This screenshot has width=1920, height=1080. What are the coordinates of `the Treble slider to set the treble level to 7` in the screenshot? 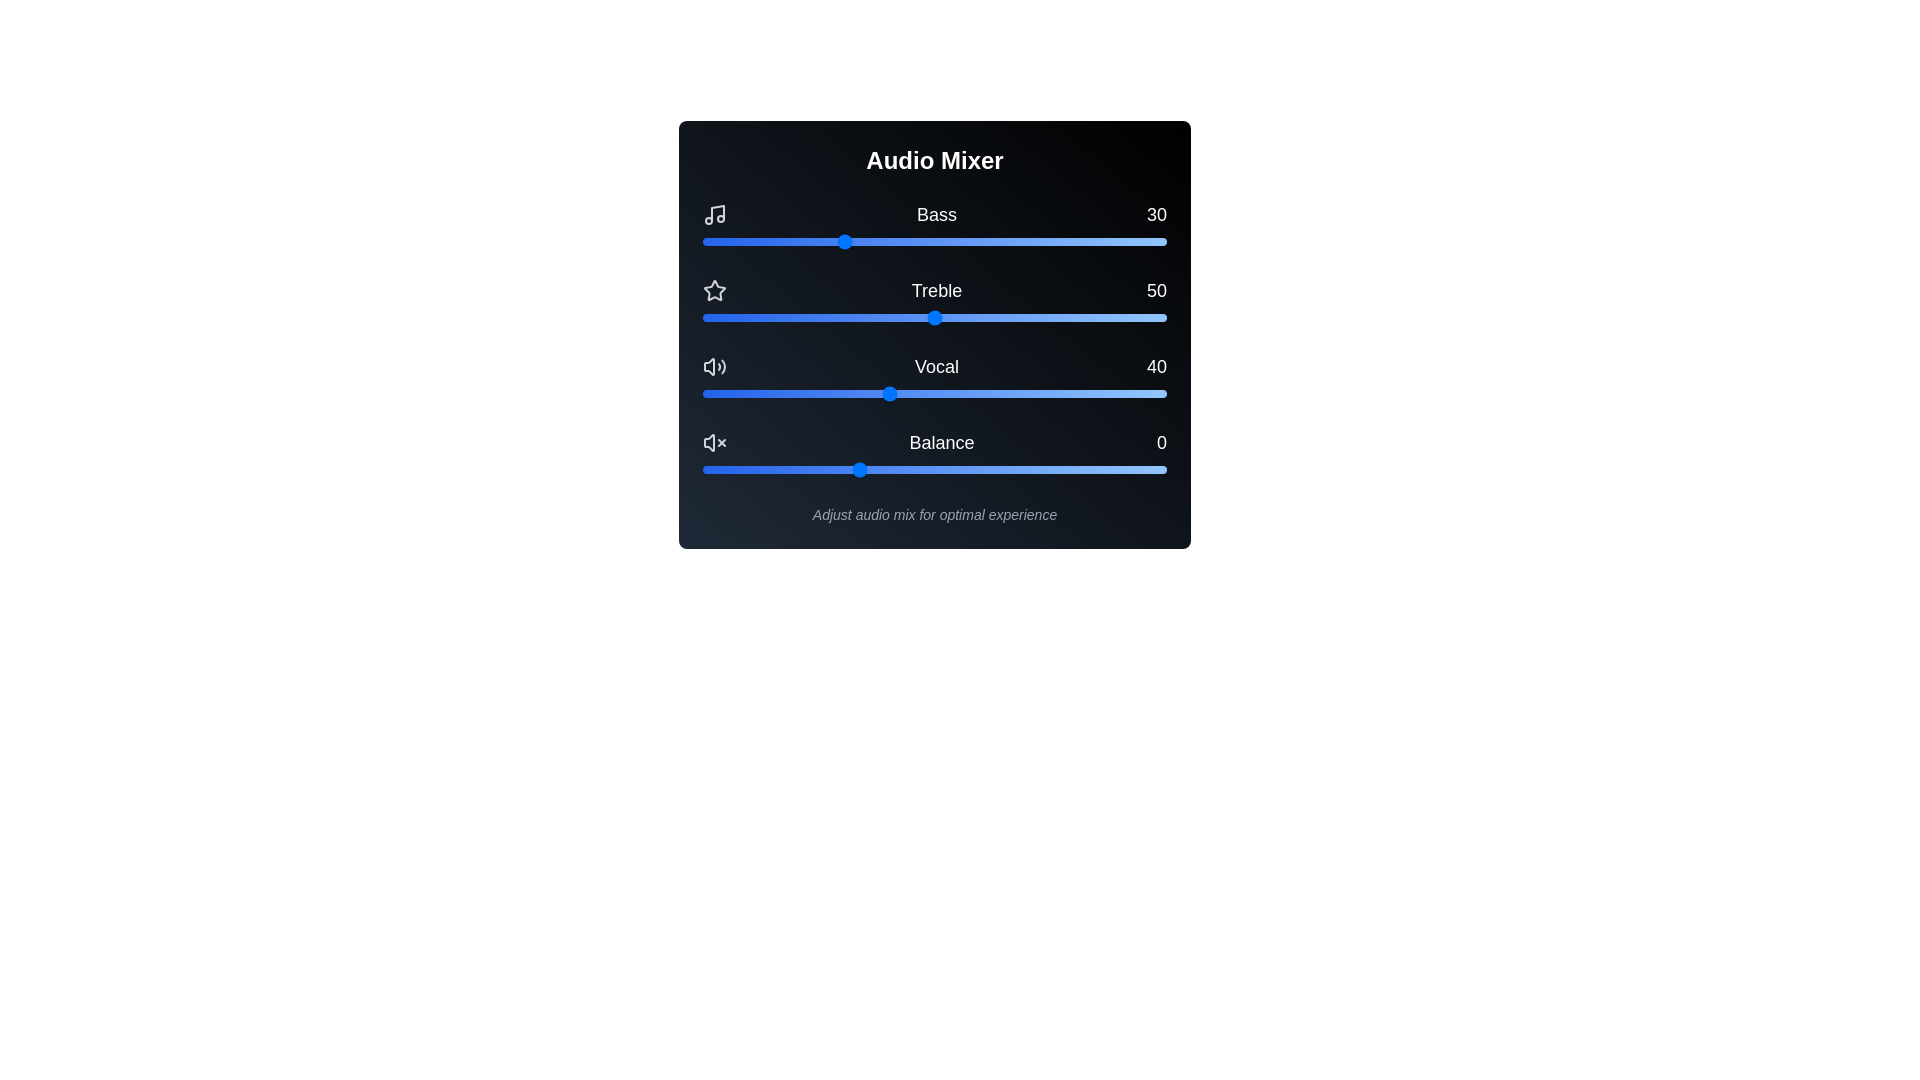 It's located at (734, 316).